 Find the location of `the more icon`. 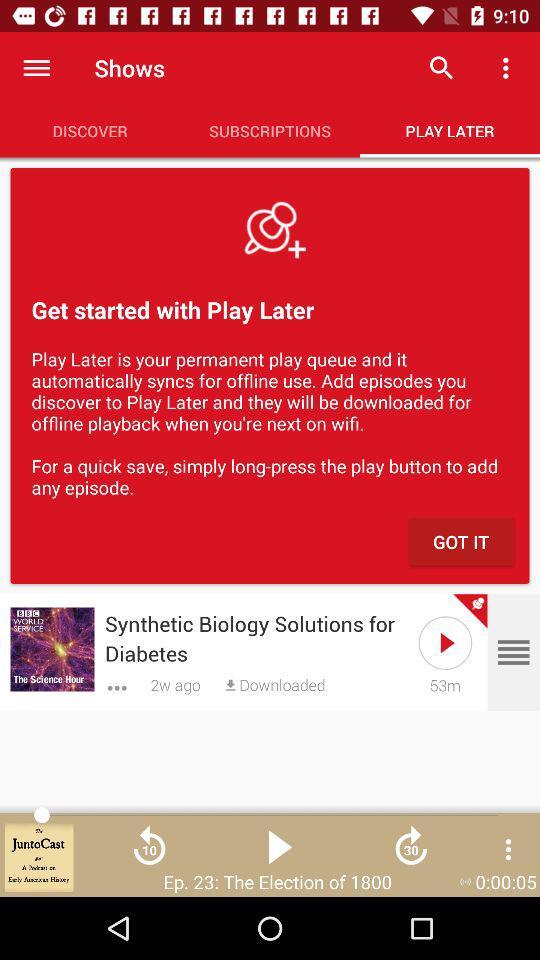

the more icon is located at coordinates (508, 848).